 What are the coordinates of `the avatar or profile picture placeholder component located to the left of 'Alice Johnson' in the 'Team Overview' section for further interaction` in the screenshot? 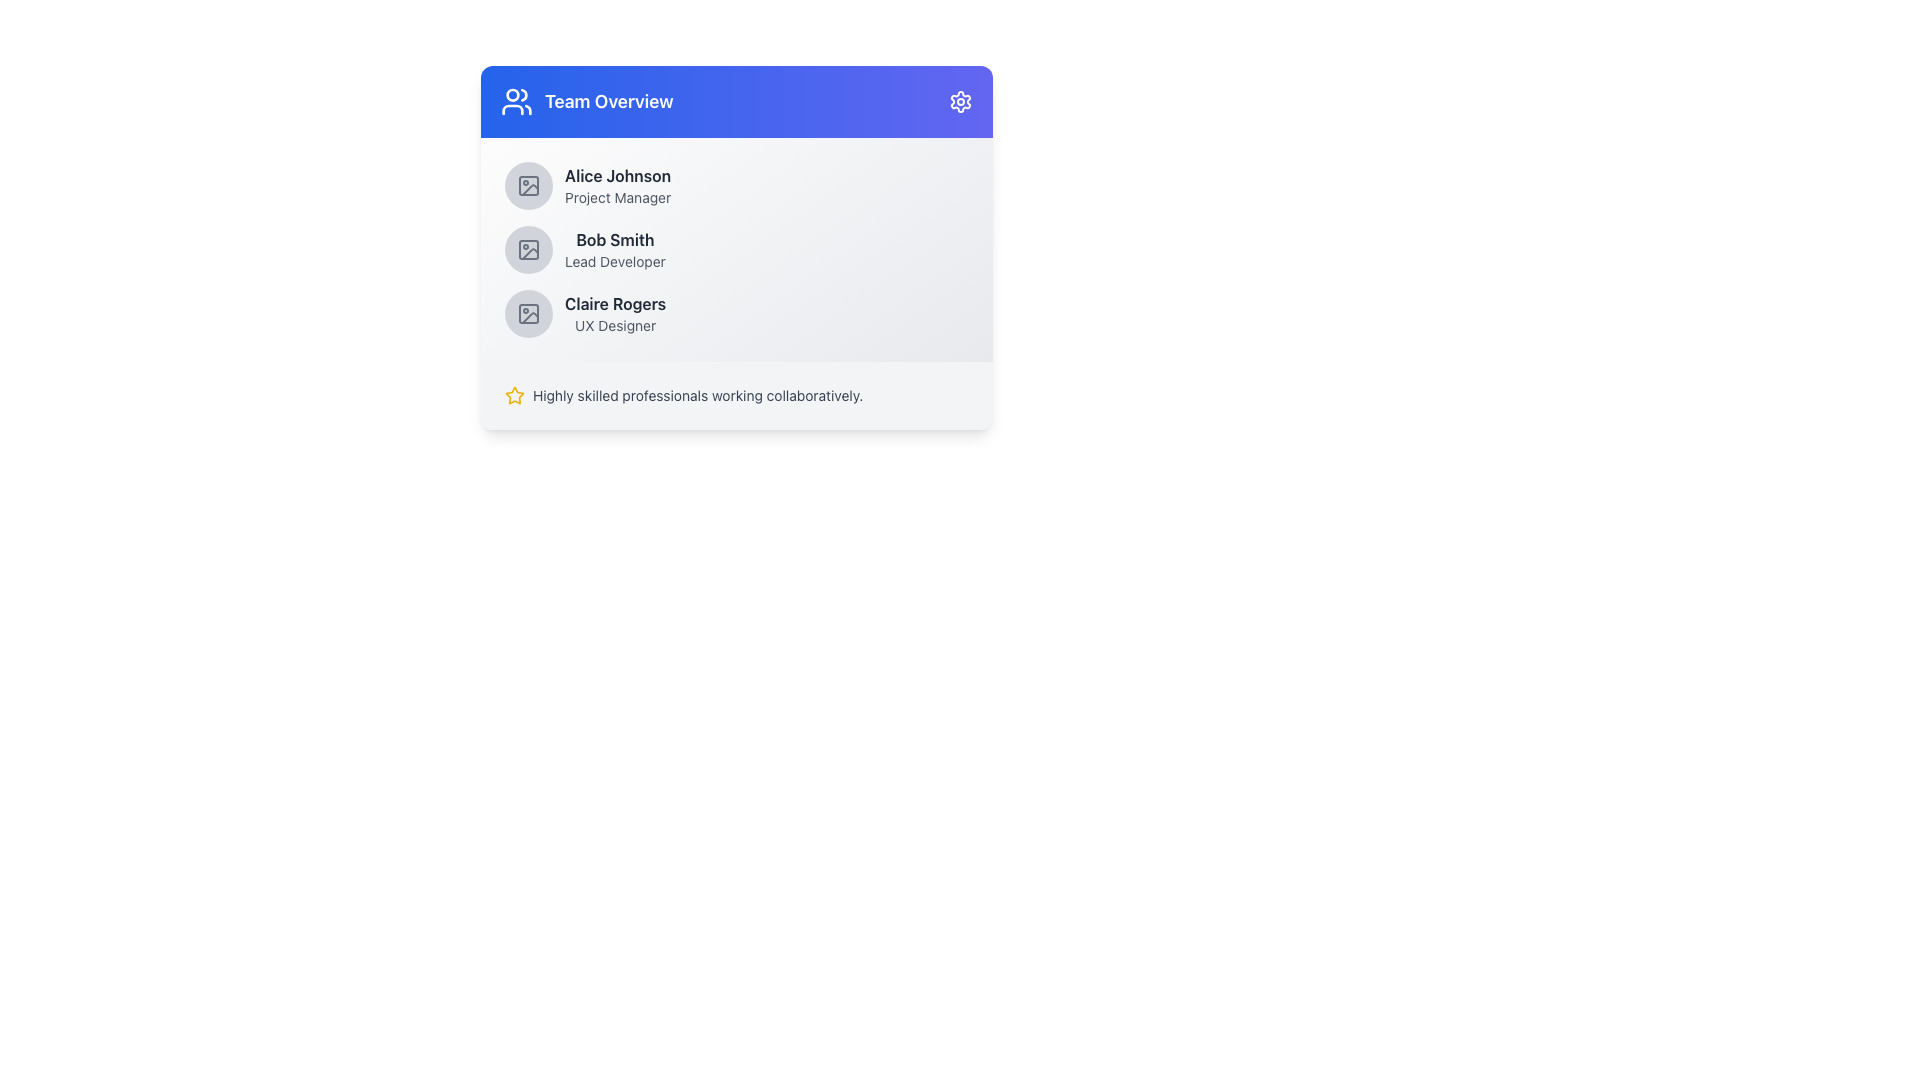 It's located at (528, 185).